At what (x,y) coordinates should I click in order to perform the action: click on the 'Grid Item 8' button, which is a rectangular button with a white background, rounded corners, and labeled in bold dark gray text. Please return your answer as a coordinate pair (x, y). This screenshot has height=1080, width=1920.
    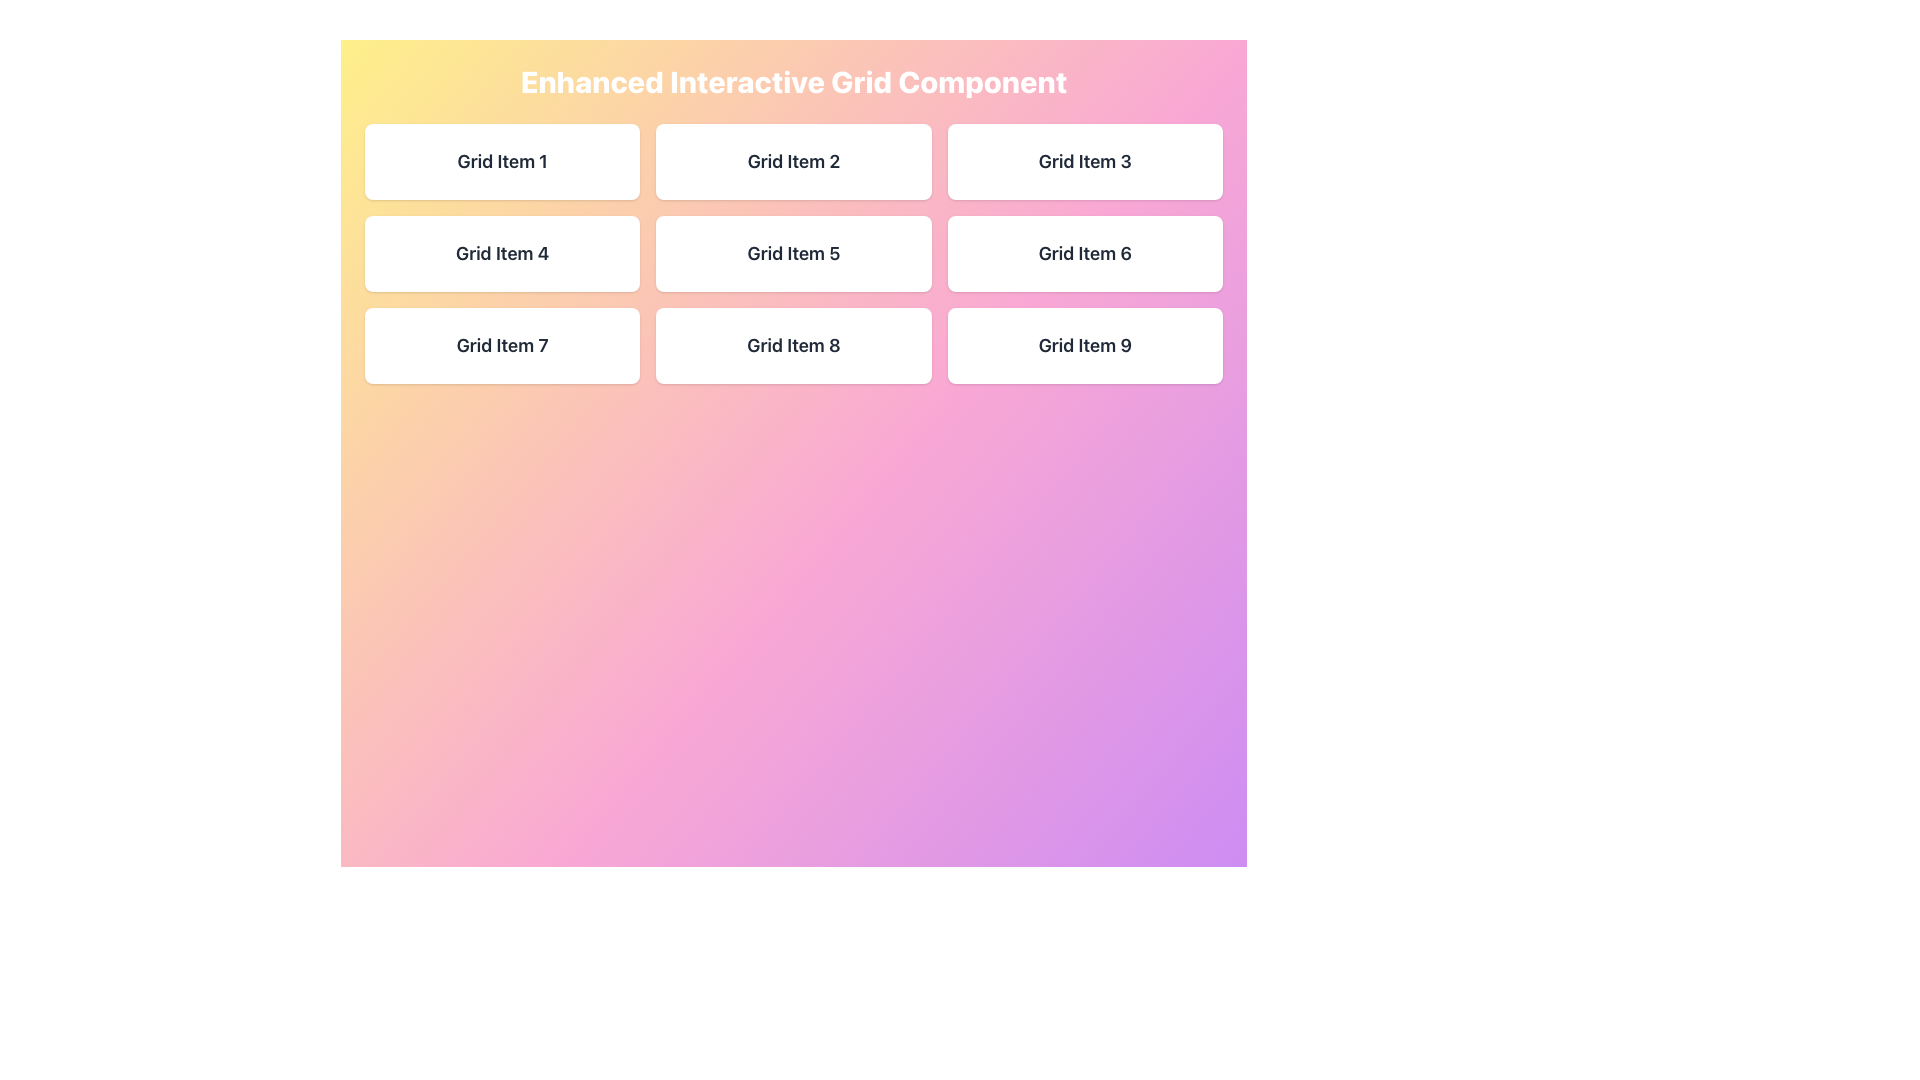
    Looking at the image, I should click on (792, 345).